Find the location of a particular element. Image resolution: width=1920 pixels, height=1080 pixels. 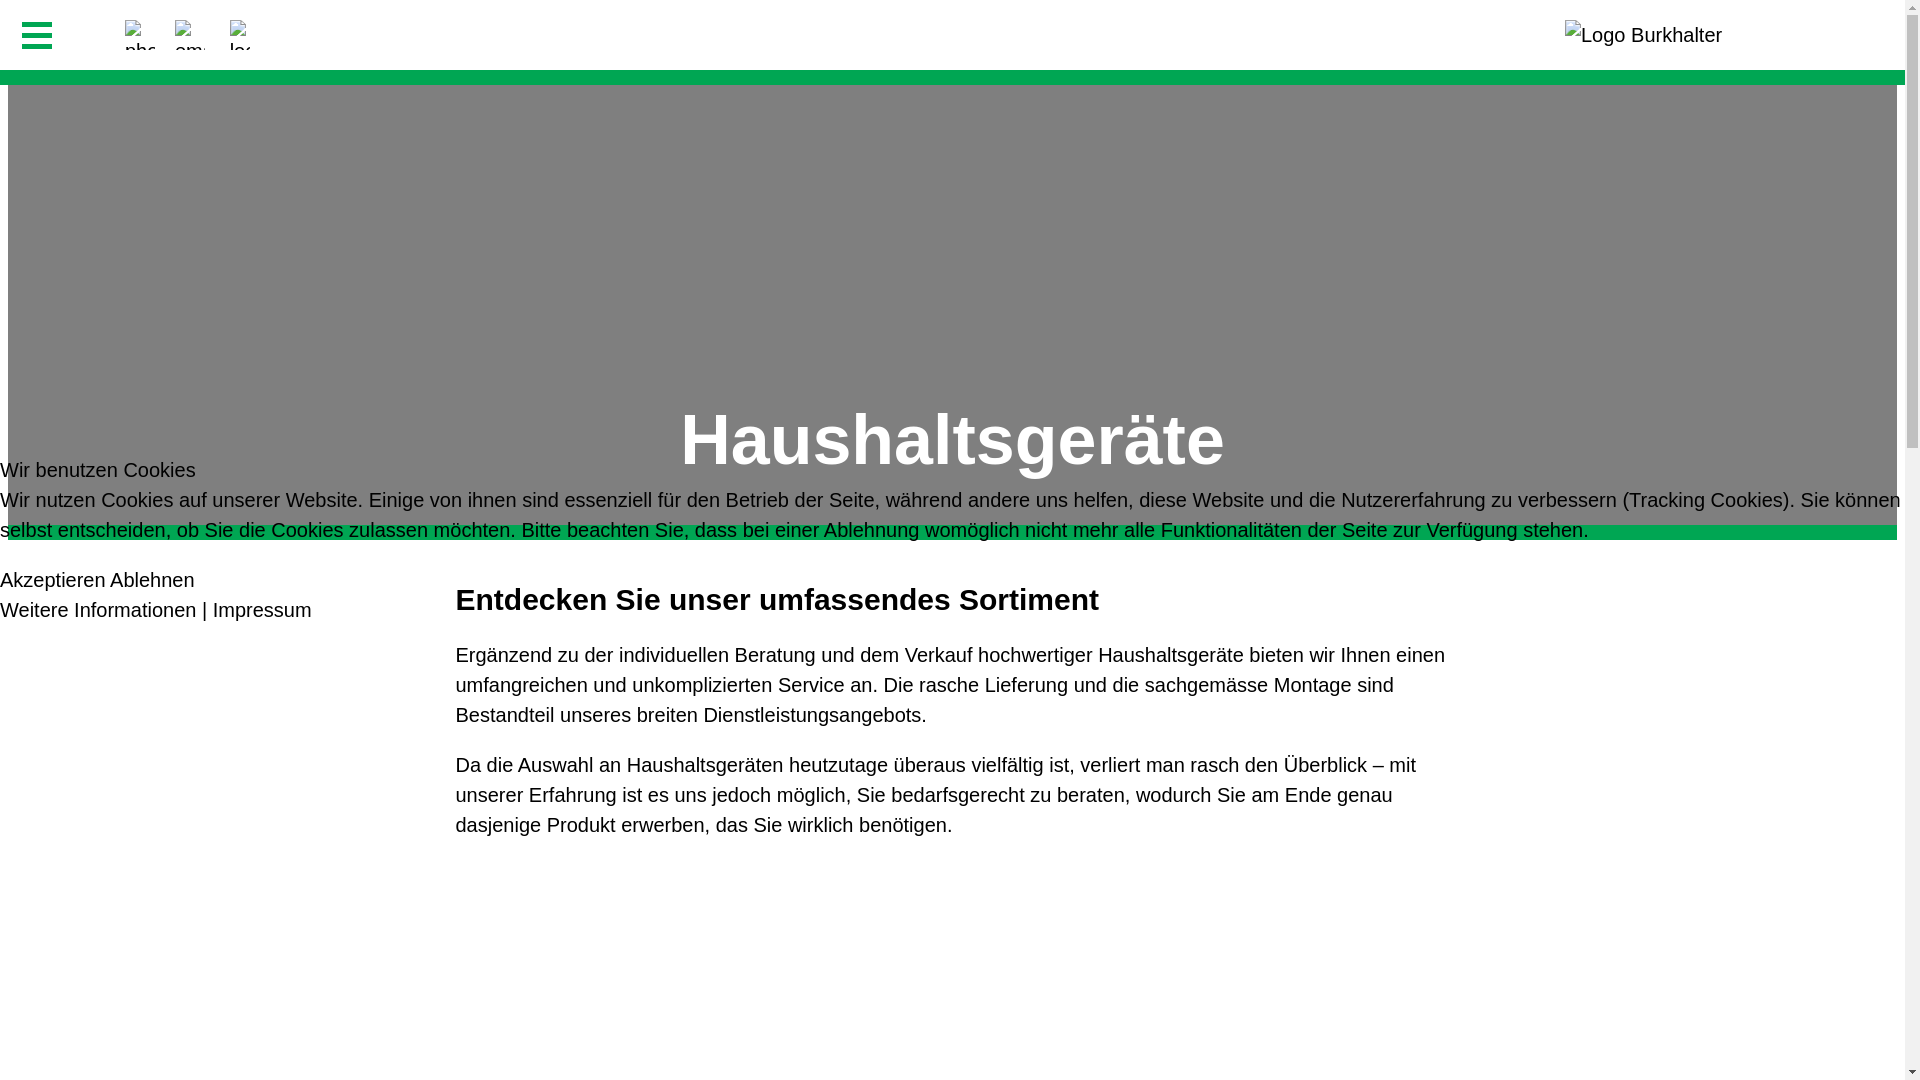

'Weitere Informationen' is located at coordinates (0, 608).